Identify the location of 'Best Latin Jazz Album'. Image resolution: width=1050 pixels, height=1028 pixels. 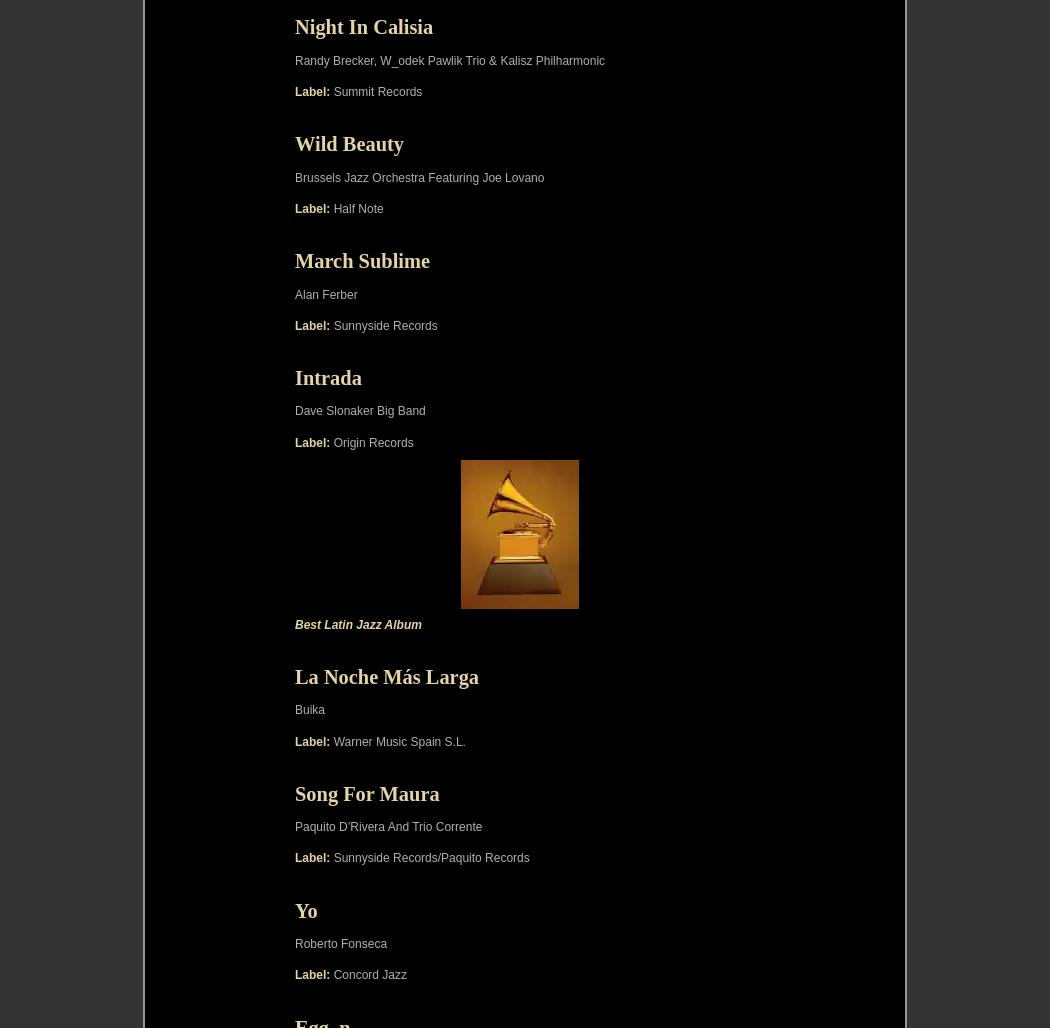
(357, 622).